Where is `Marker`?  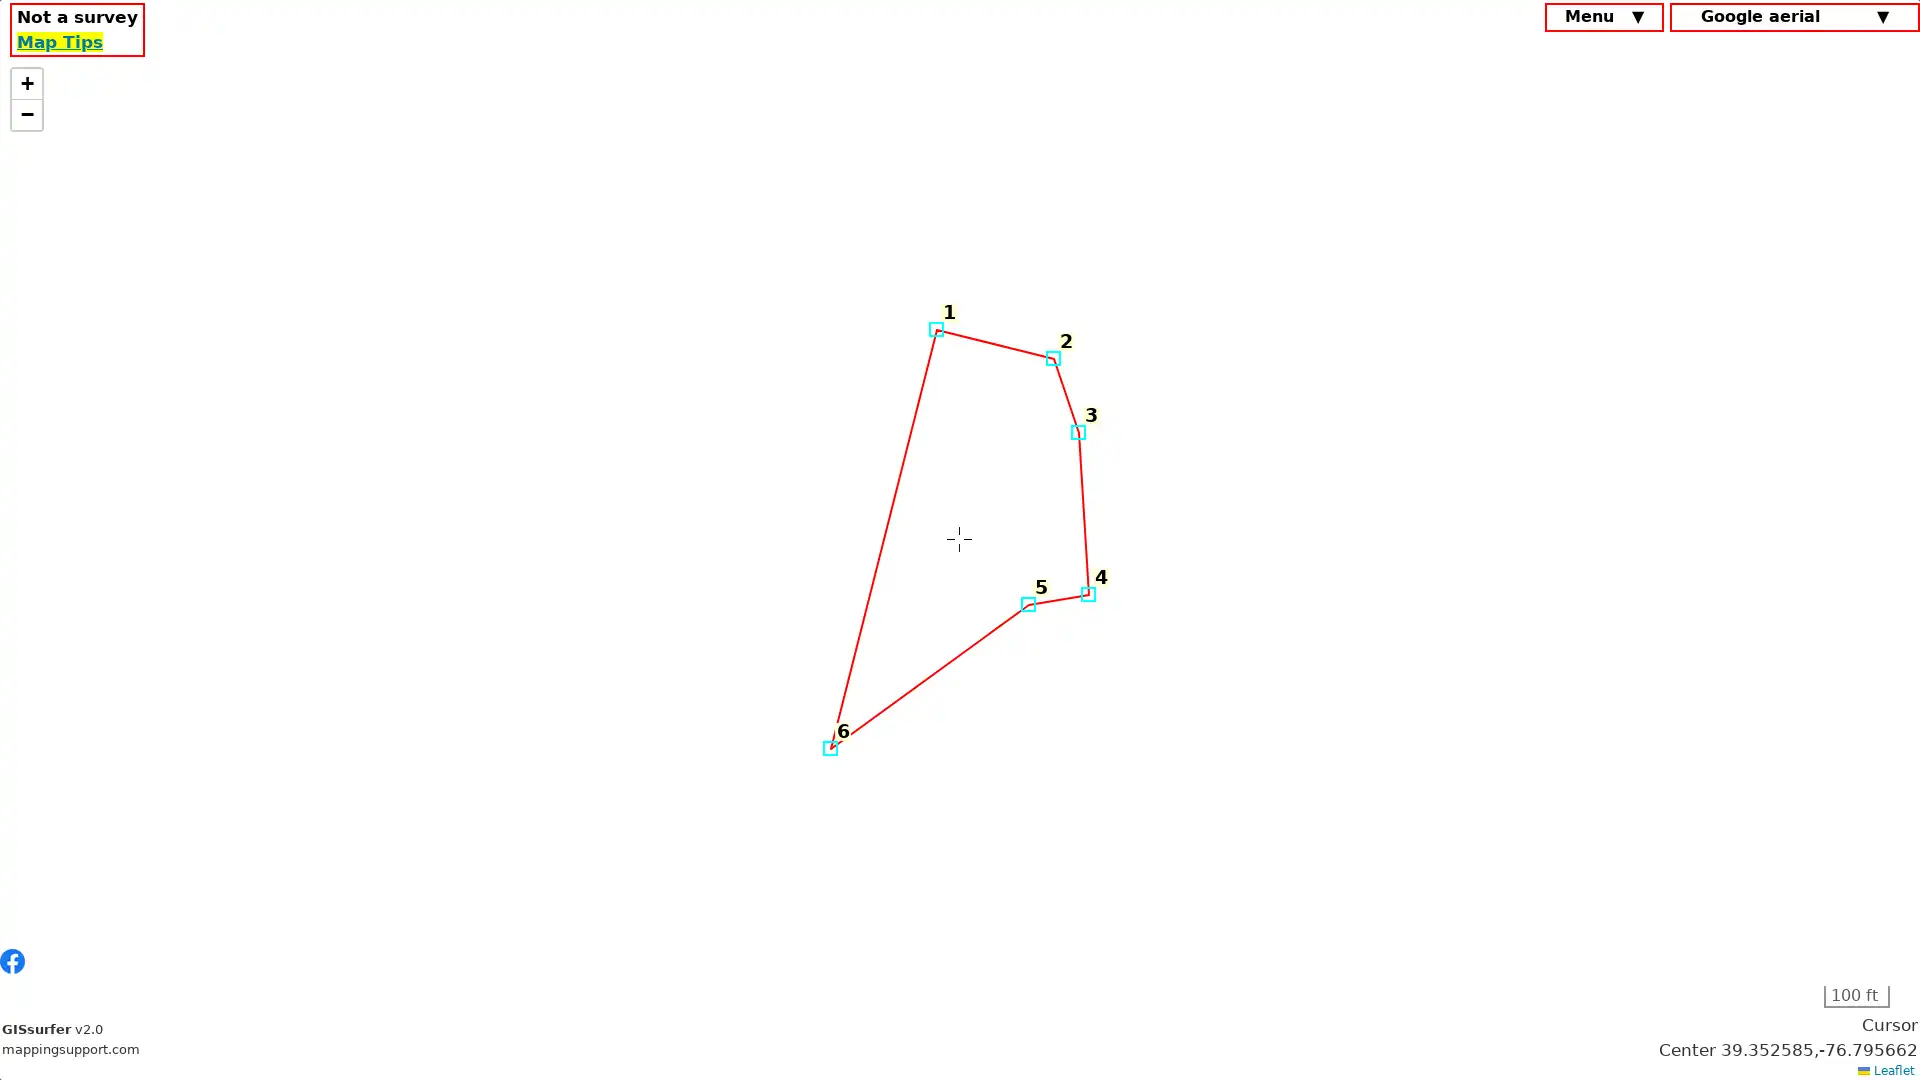 Marker is located at coordinates (935, 328).